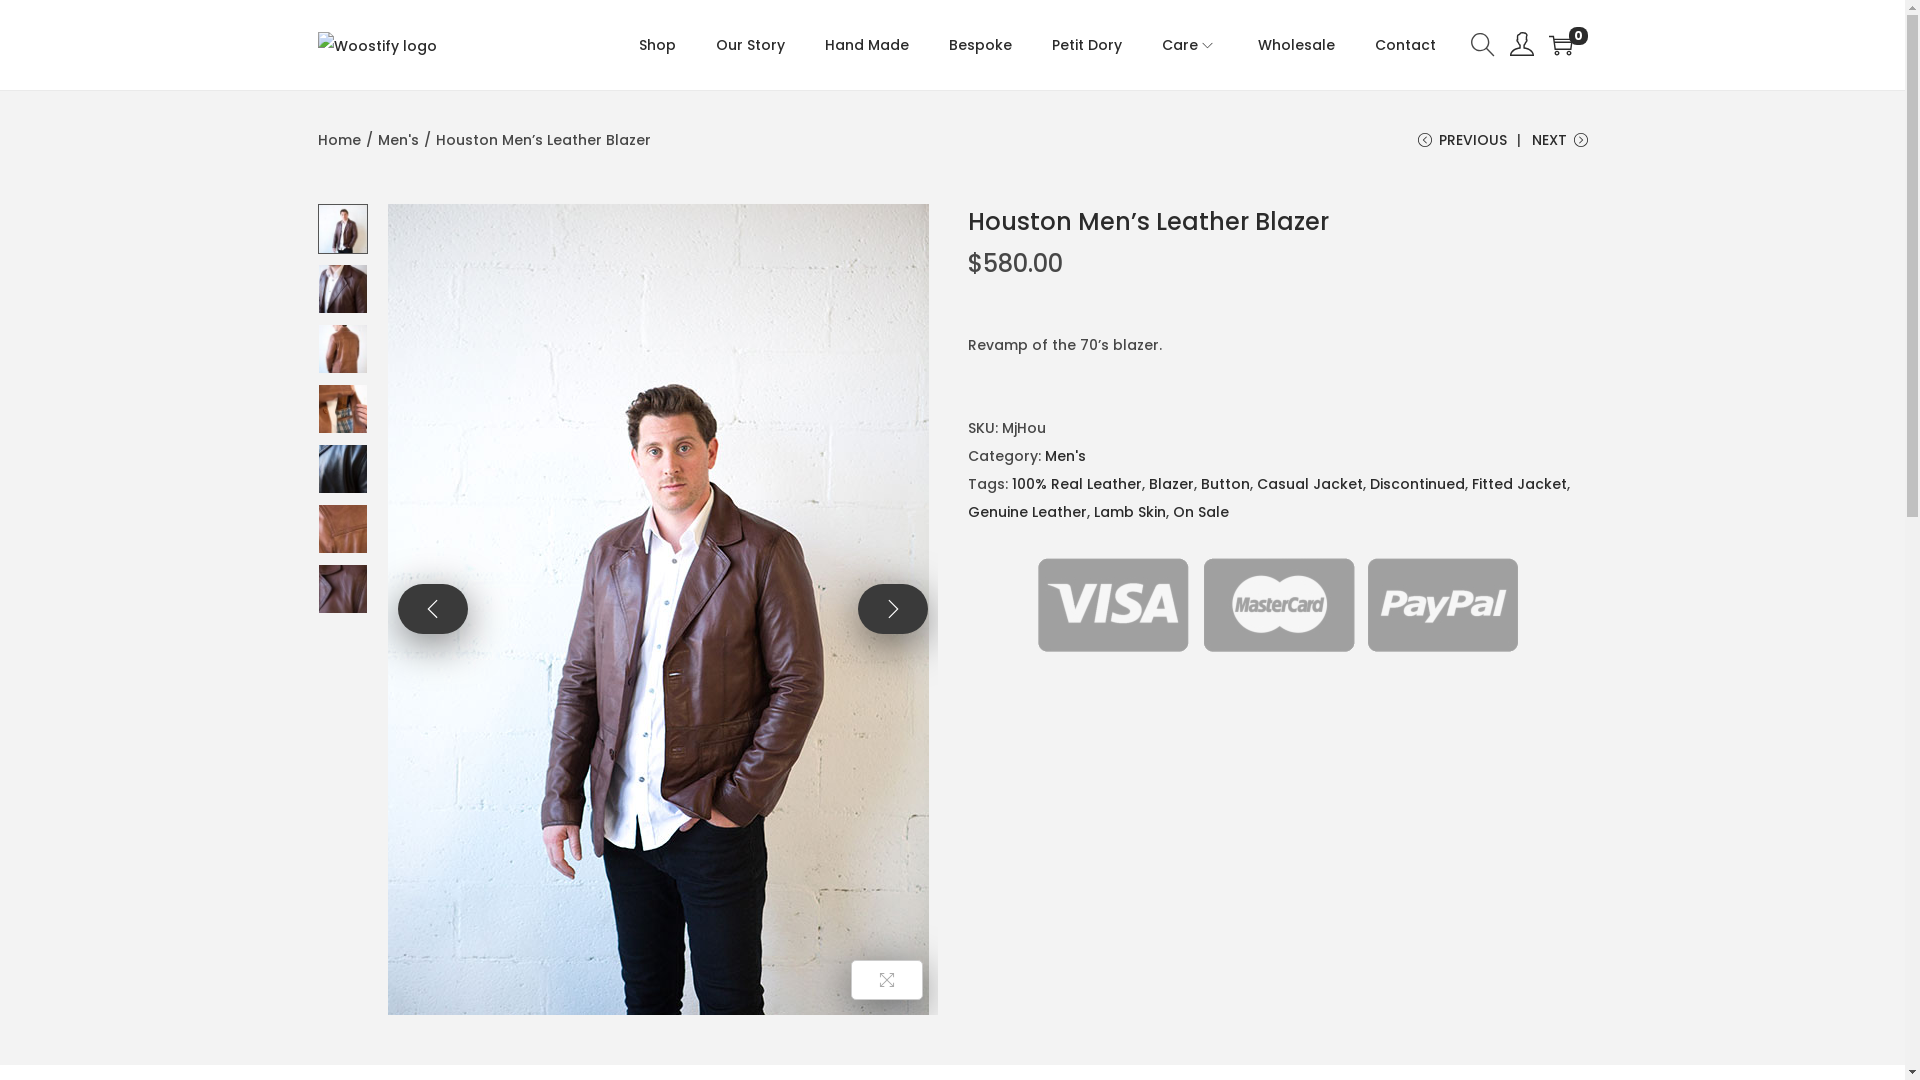 This screenshot has width=1920, height=1080. Describe the element at coordinates (715, 45) in the screenshot. I see `'Our Story'` at that location.